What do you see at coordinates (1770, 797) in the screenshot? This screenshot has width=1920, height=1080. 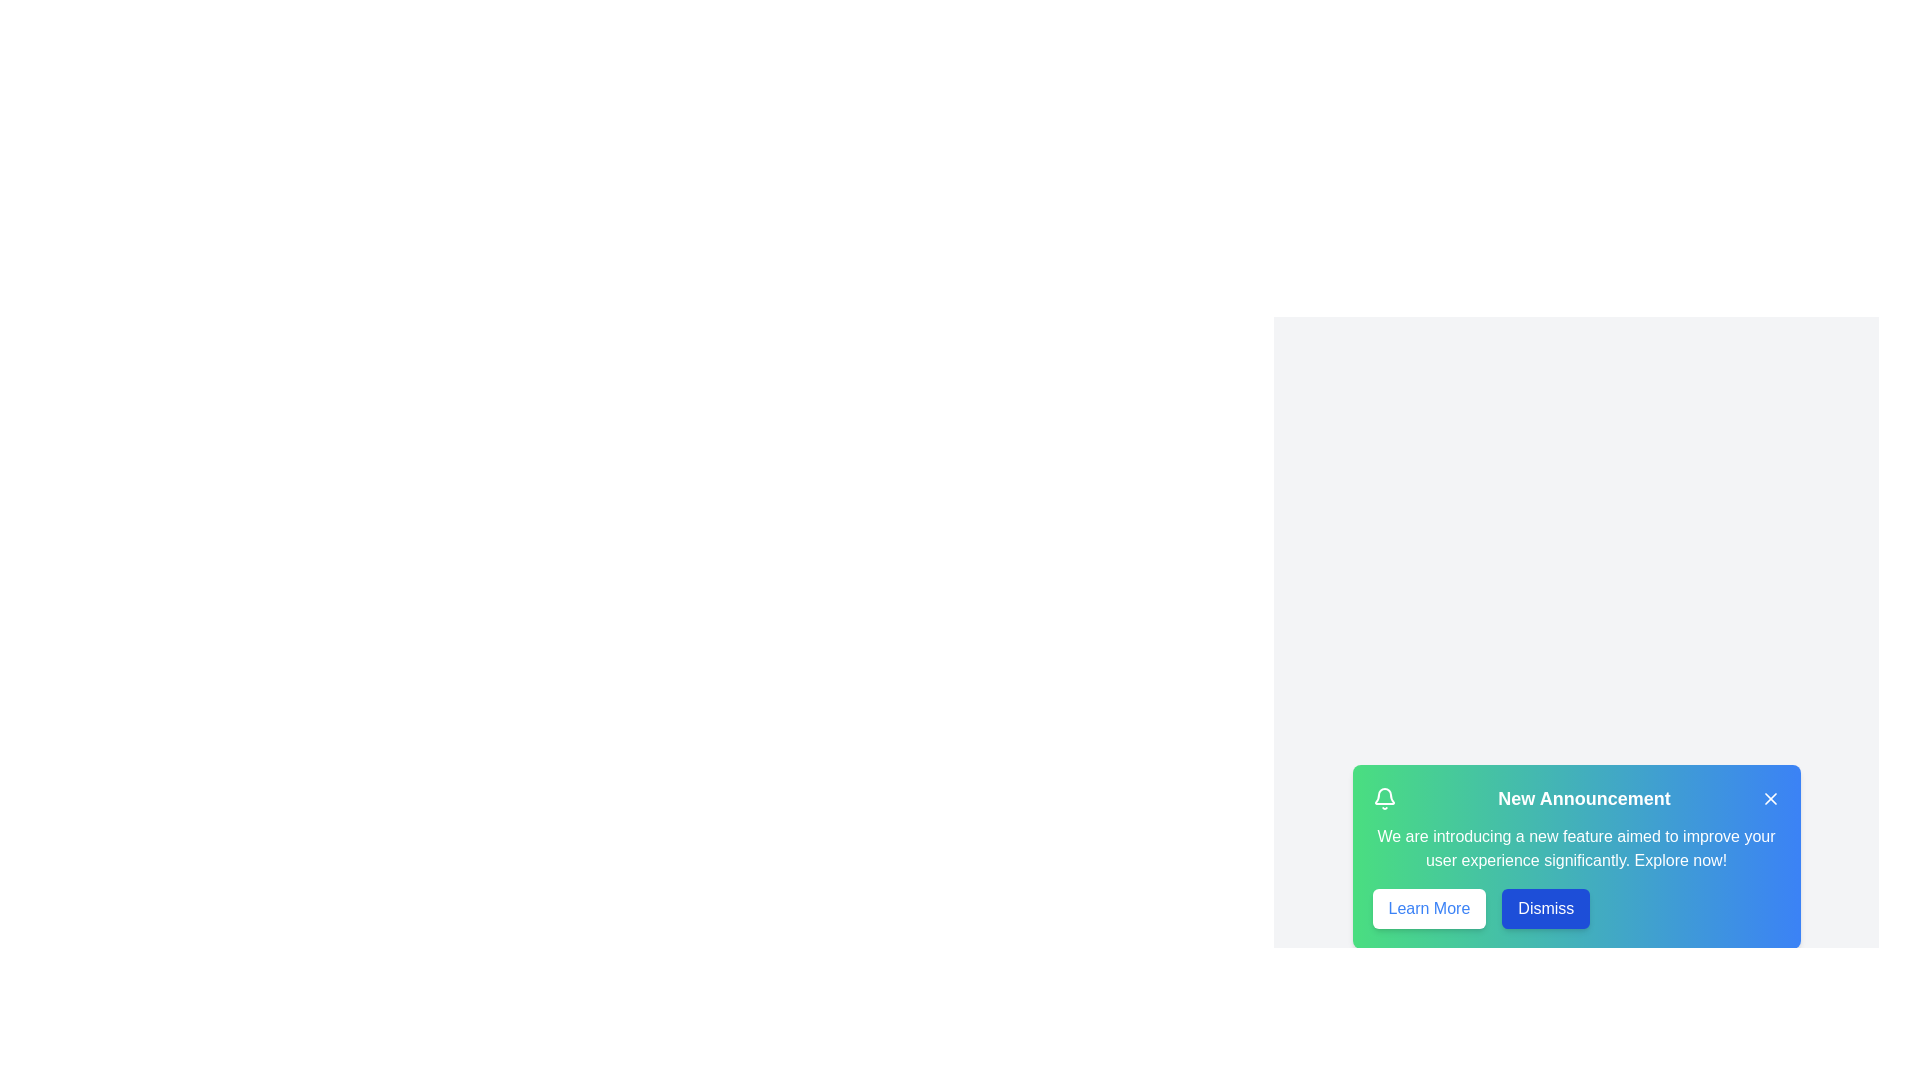 I see `the white '×' icon button located at the top-right corner of the green-to-blue gradient announcement box titled 'New Announcement'` at bounding box center [1770, 797].